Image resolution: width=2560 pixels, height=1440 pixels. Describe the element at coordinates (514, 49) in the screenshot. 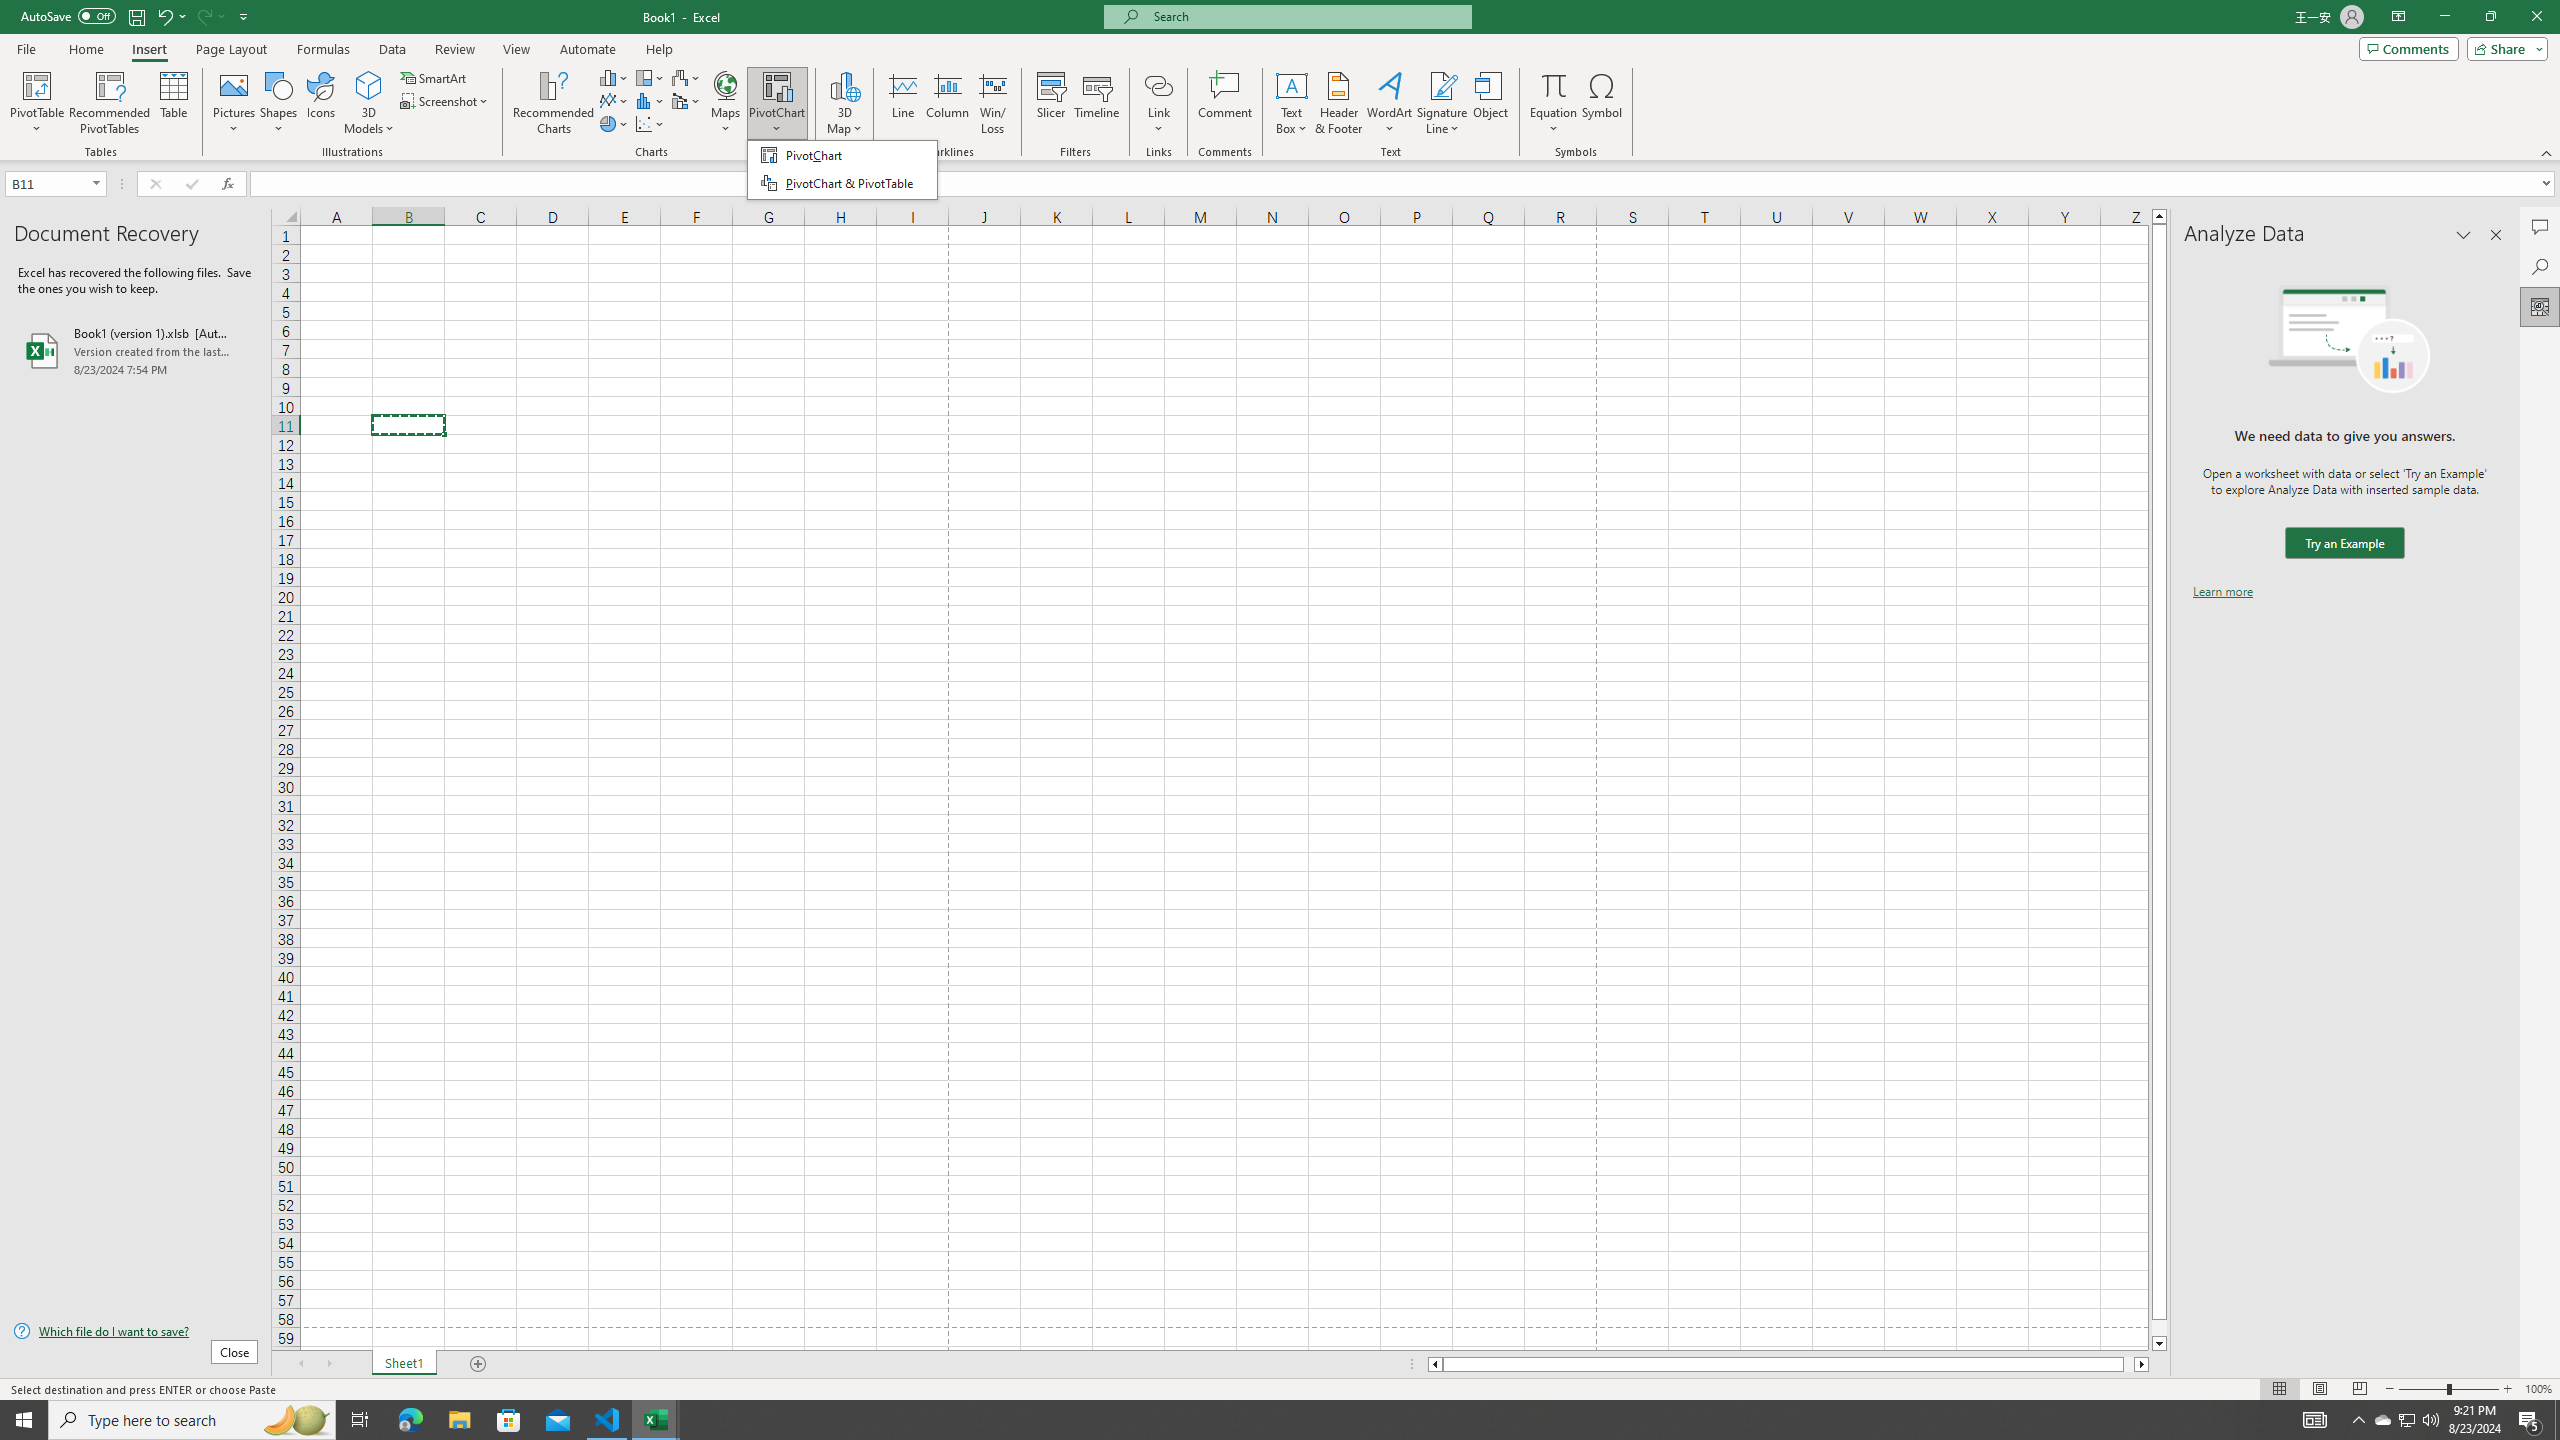

I see `'View'` at that location.